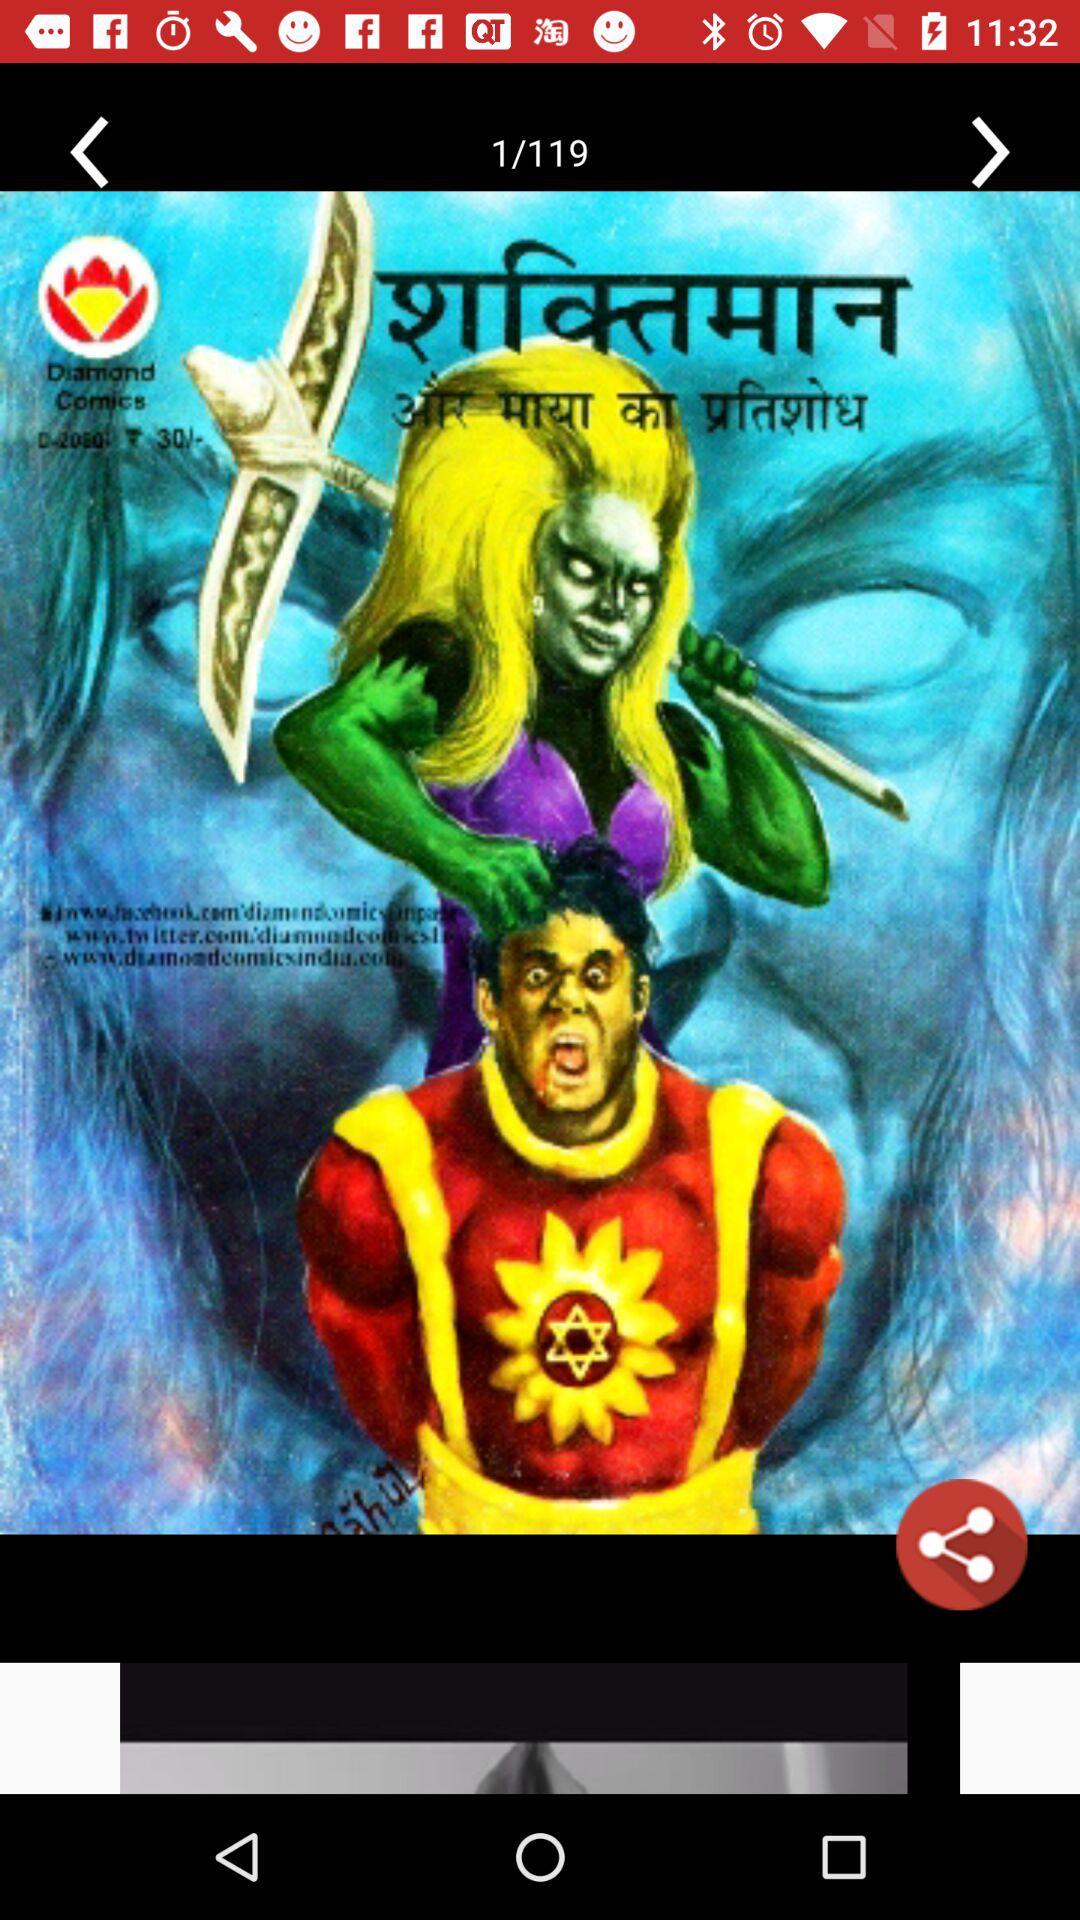 The width and height of the screenshot is (1080, 1920). Describe the element at coordinates (960, 1543) in the screenshot. I see `the share icon` at that location.